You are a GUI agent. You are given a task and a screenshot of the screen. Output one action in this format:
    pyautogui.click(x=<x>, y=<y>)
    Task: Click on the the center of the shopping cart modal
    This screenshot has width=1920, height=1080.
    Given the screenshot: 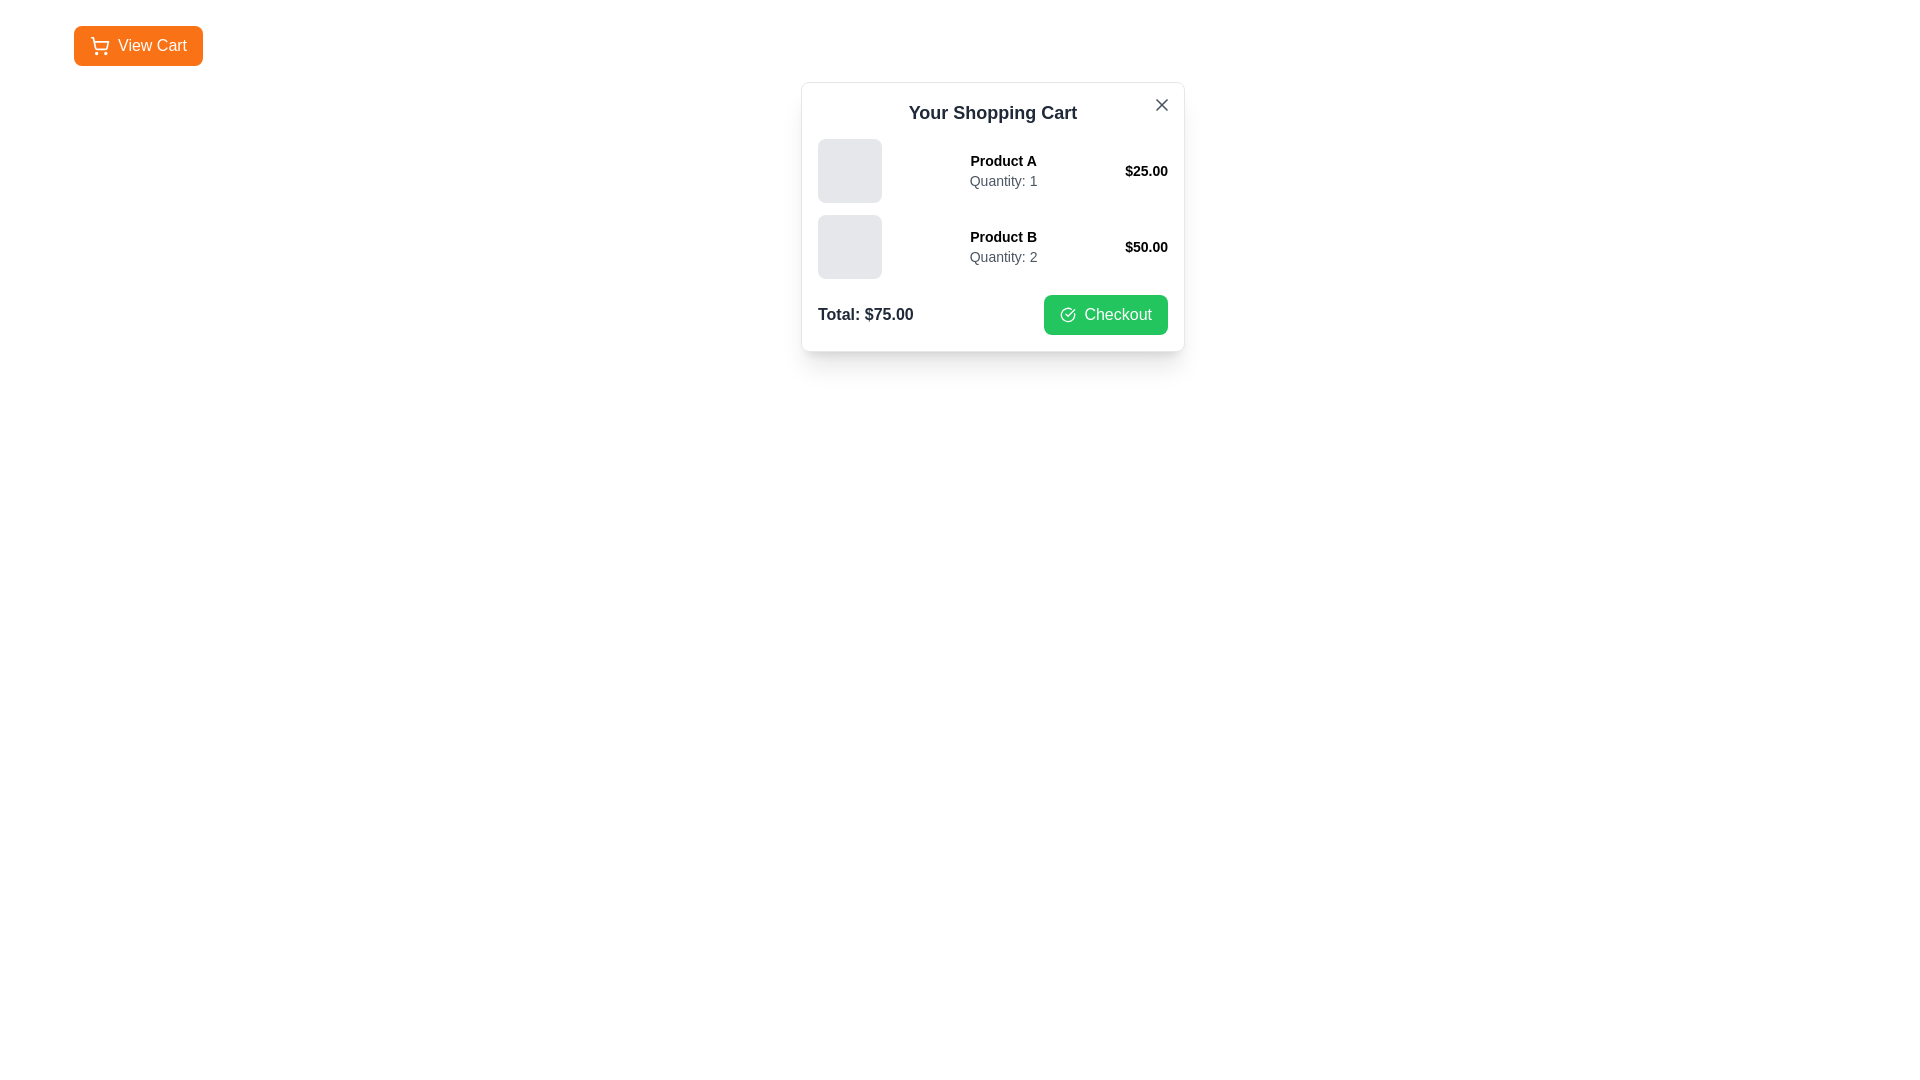 What is the action you would take?
    pyautogui.click(x=993, y=216)
    